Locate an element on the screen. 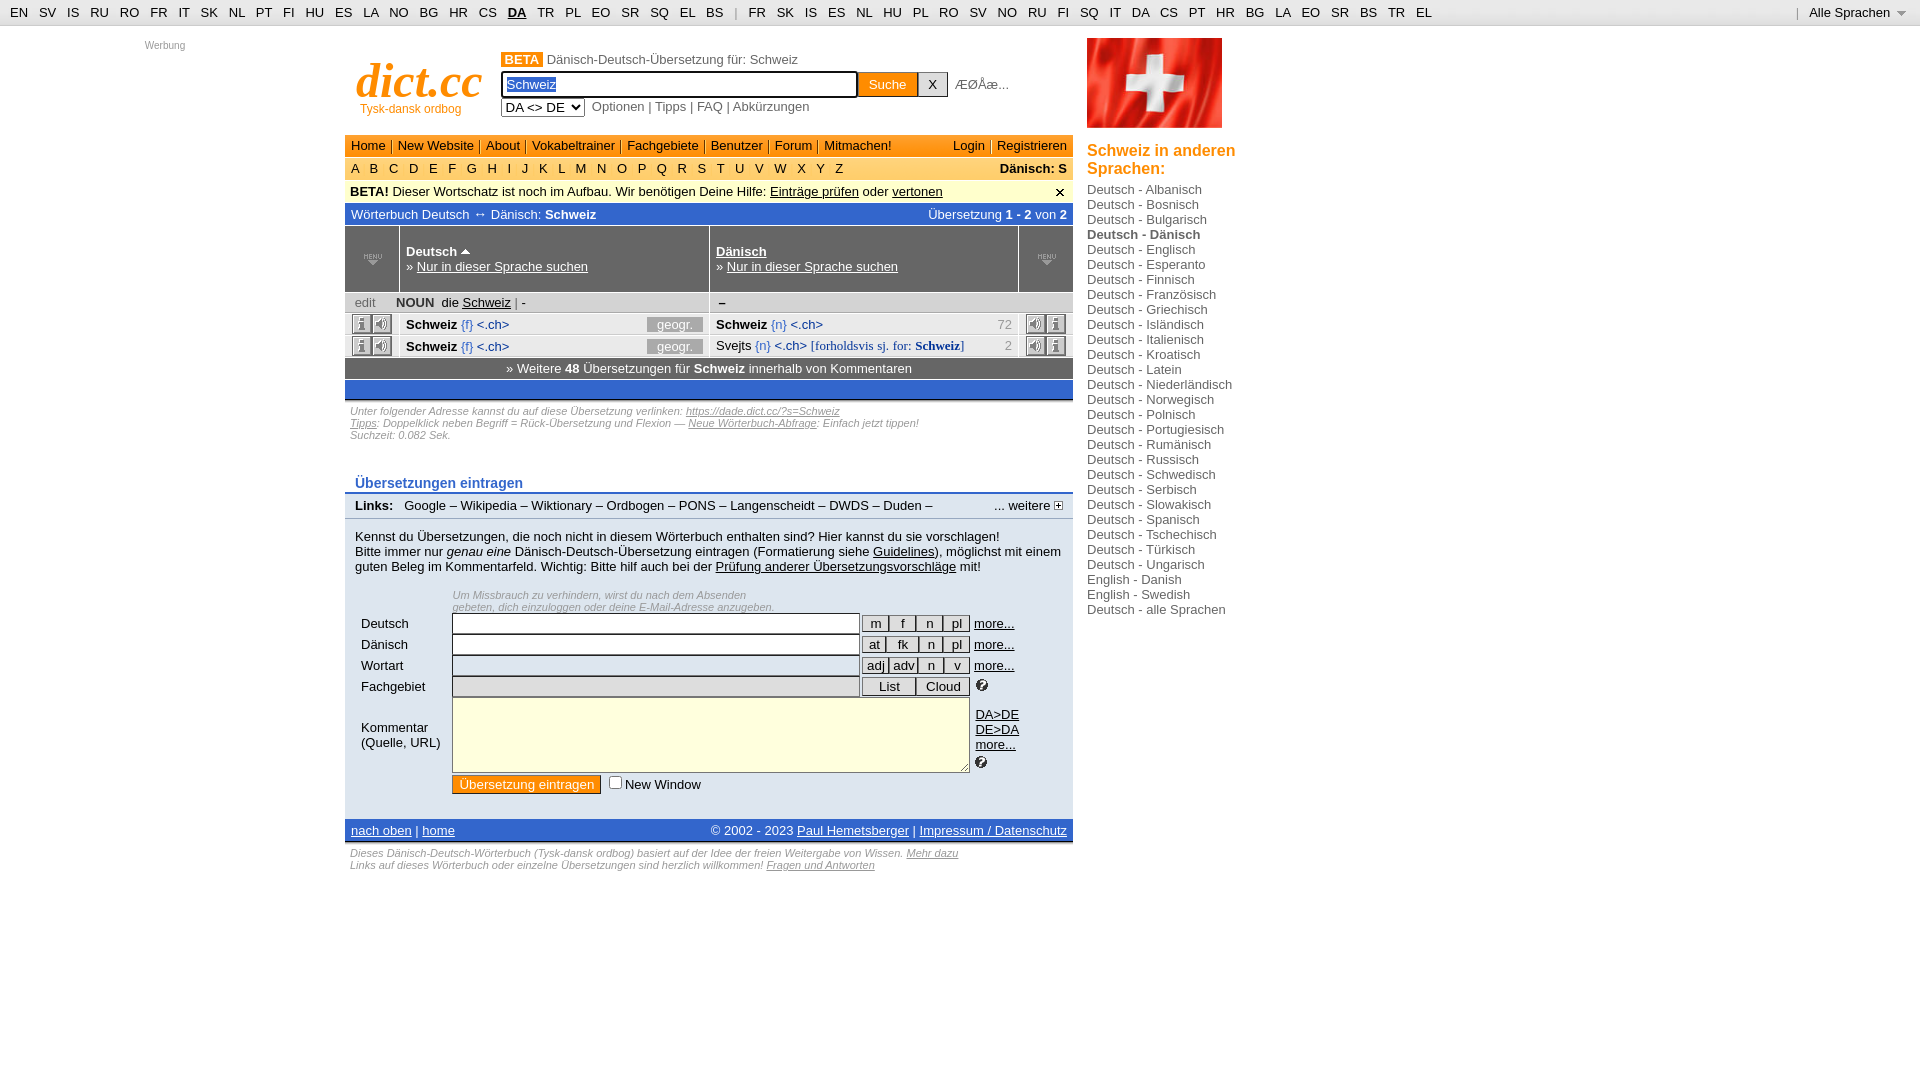  'home' is located at coordinates (421, 830).